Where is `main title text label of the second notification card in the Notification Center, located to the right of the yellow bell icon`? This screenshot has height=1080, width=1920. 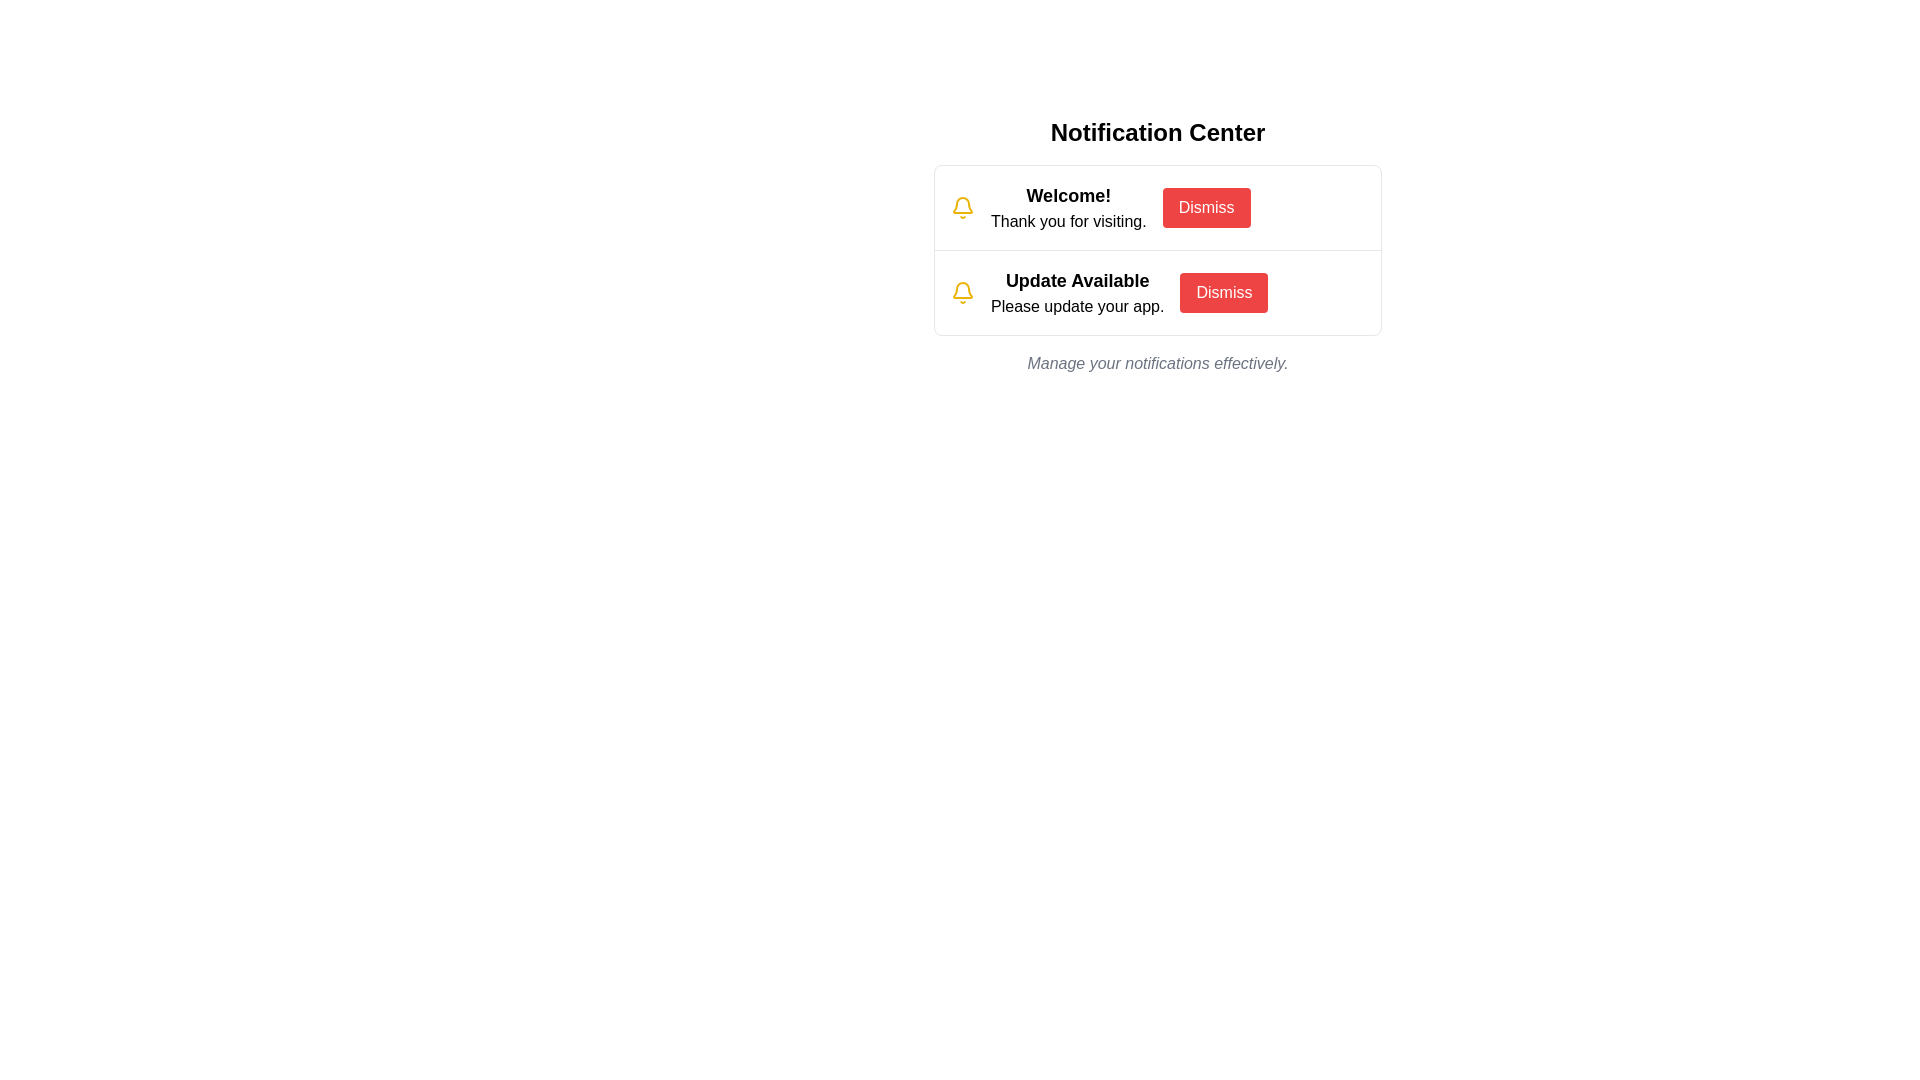 main title text label of the second notification card in the Notification Center, located to the right of the yellow bell icon is located at coordinates (1076, 281).